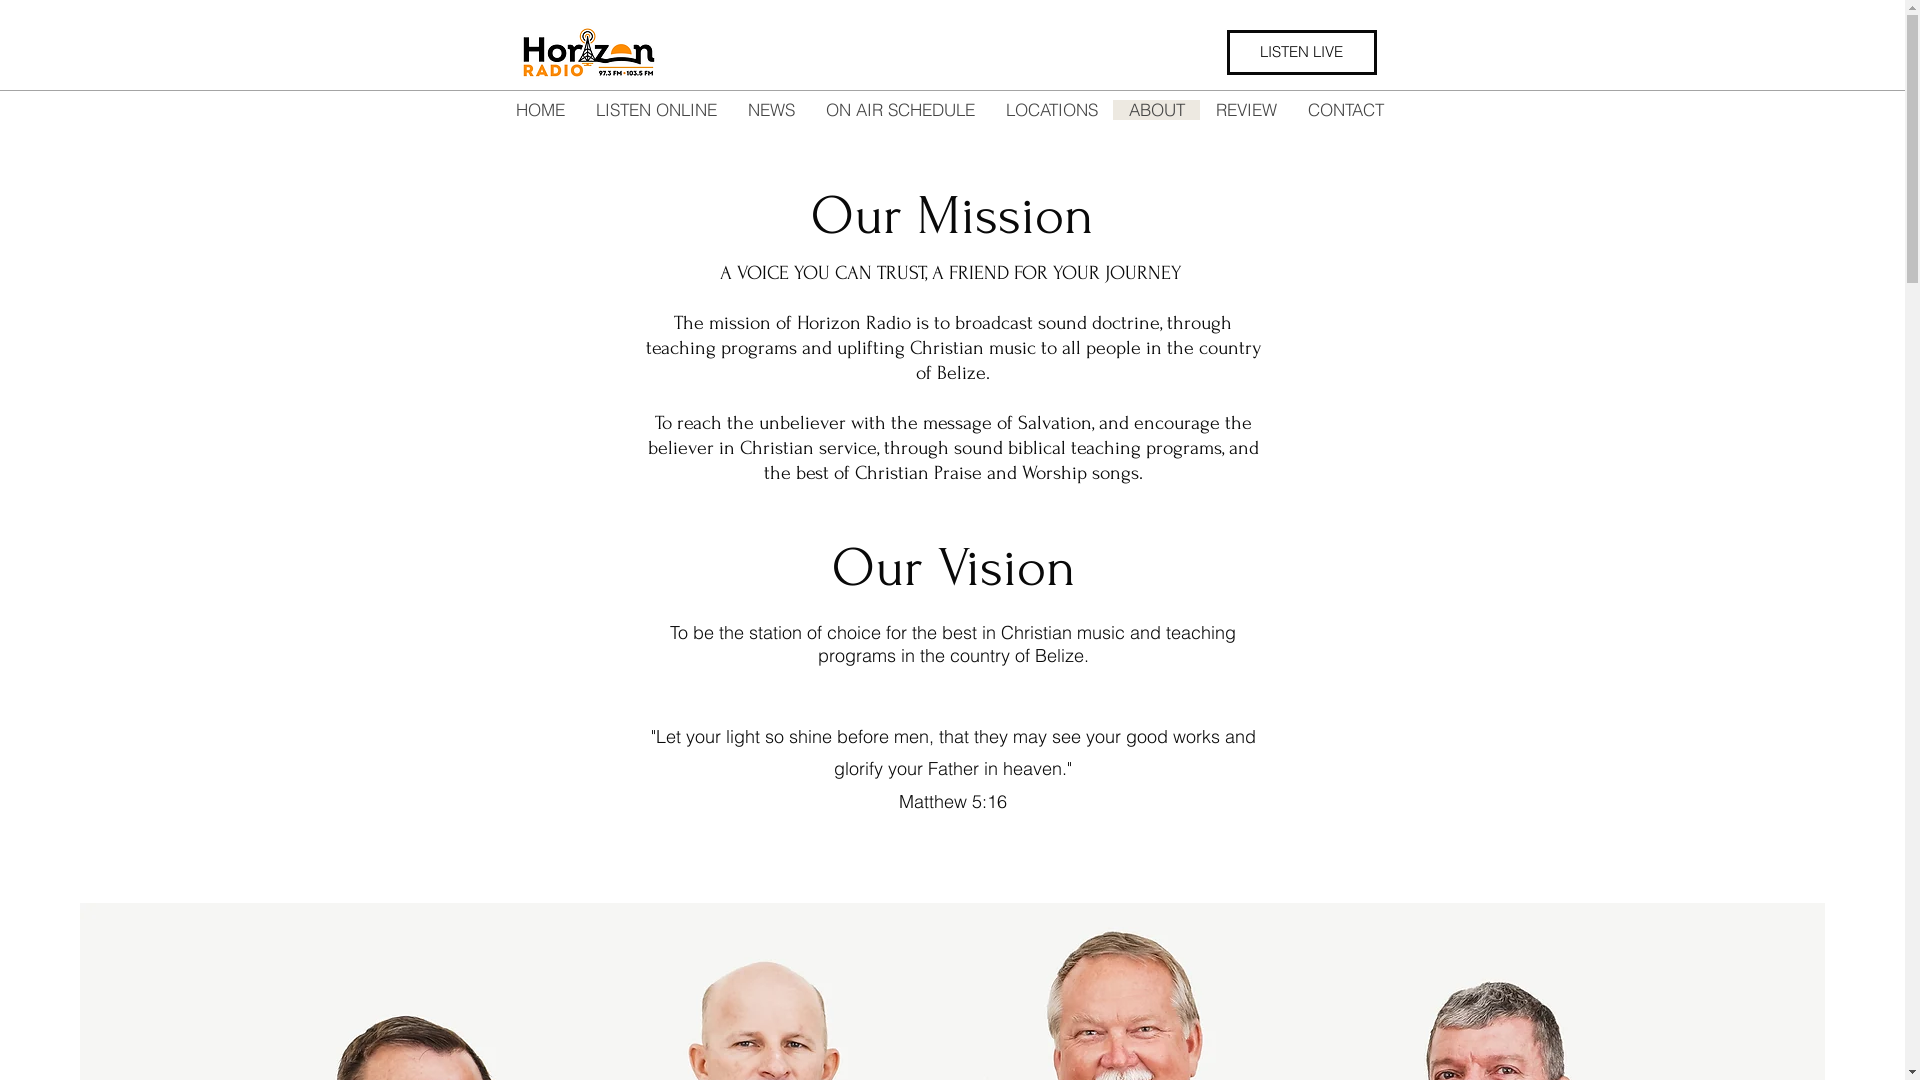 The width and height of the screenshot is (1920, 1080). What do you see at coordinates (1300, 51) in the screenshot?
I see `'LISTEN LIVE'` at bounding box center [1300, 51].